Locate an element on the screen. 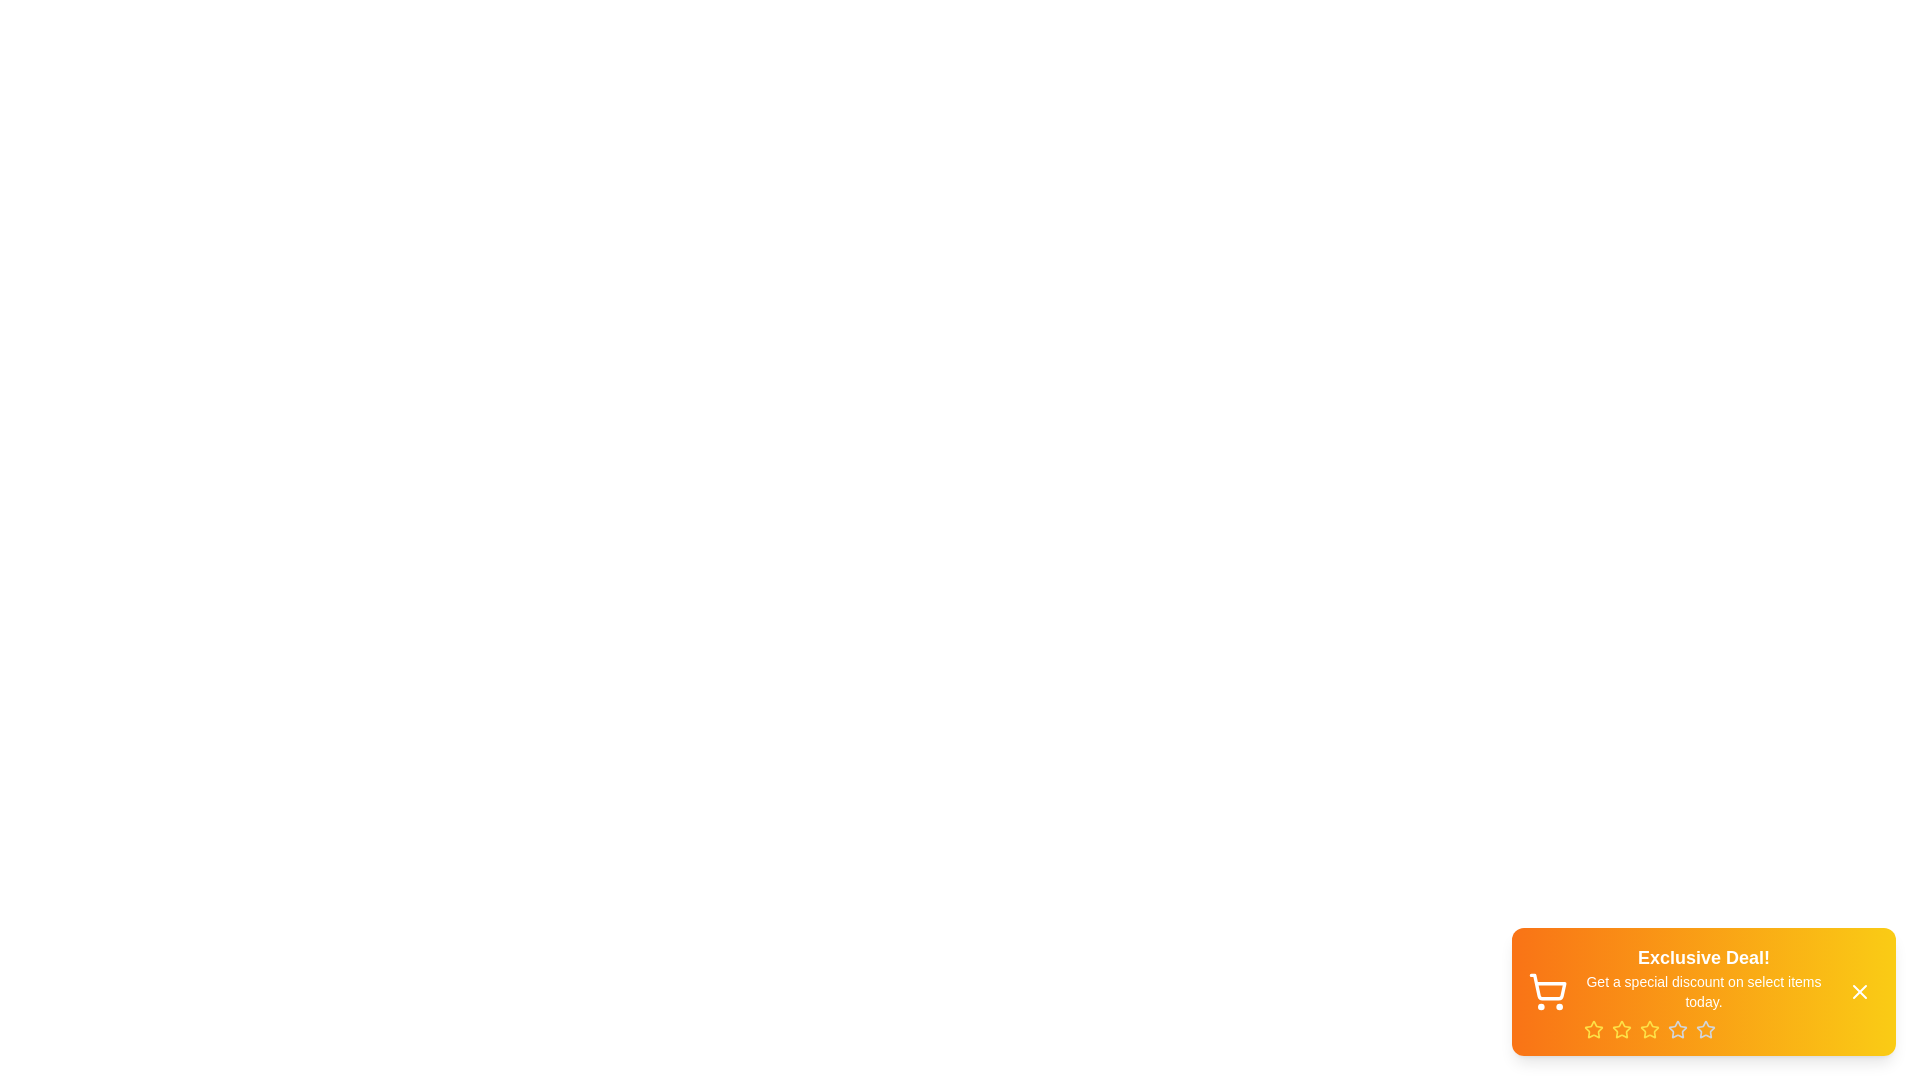 Image resolution: width=1920 pixels, height=1080 pixels. the close button to dismiss the snackbar is located at coordinates (1859, 991).